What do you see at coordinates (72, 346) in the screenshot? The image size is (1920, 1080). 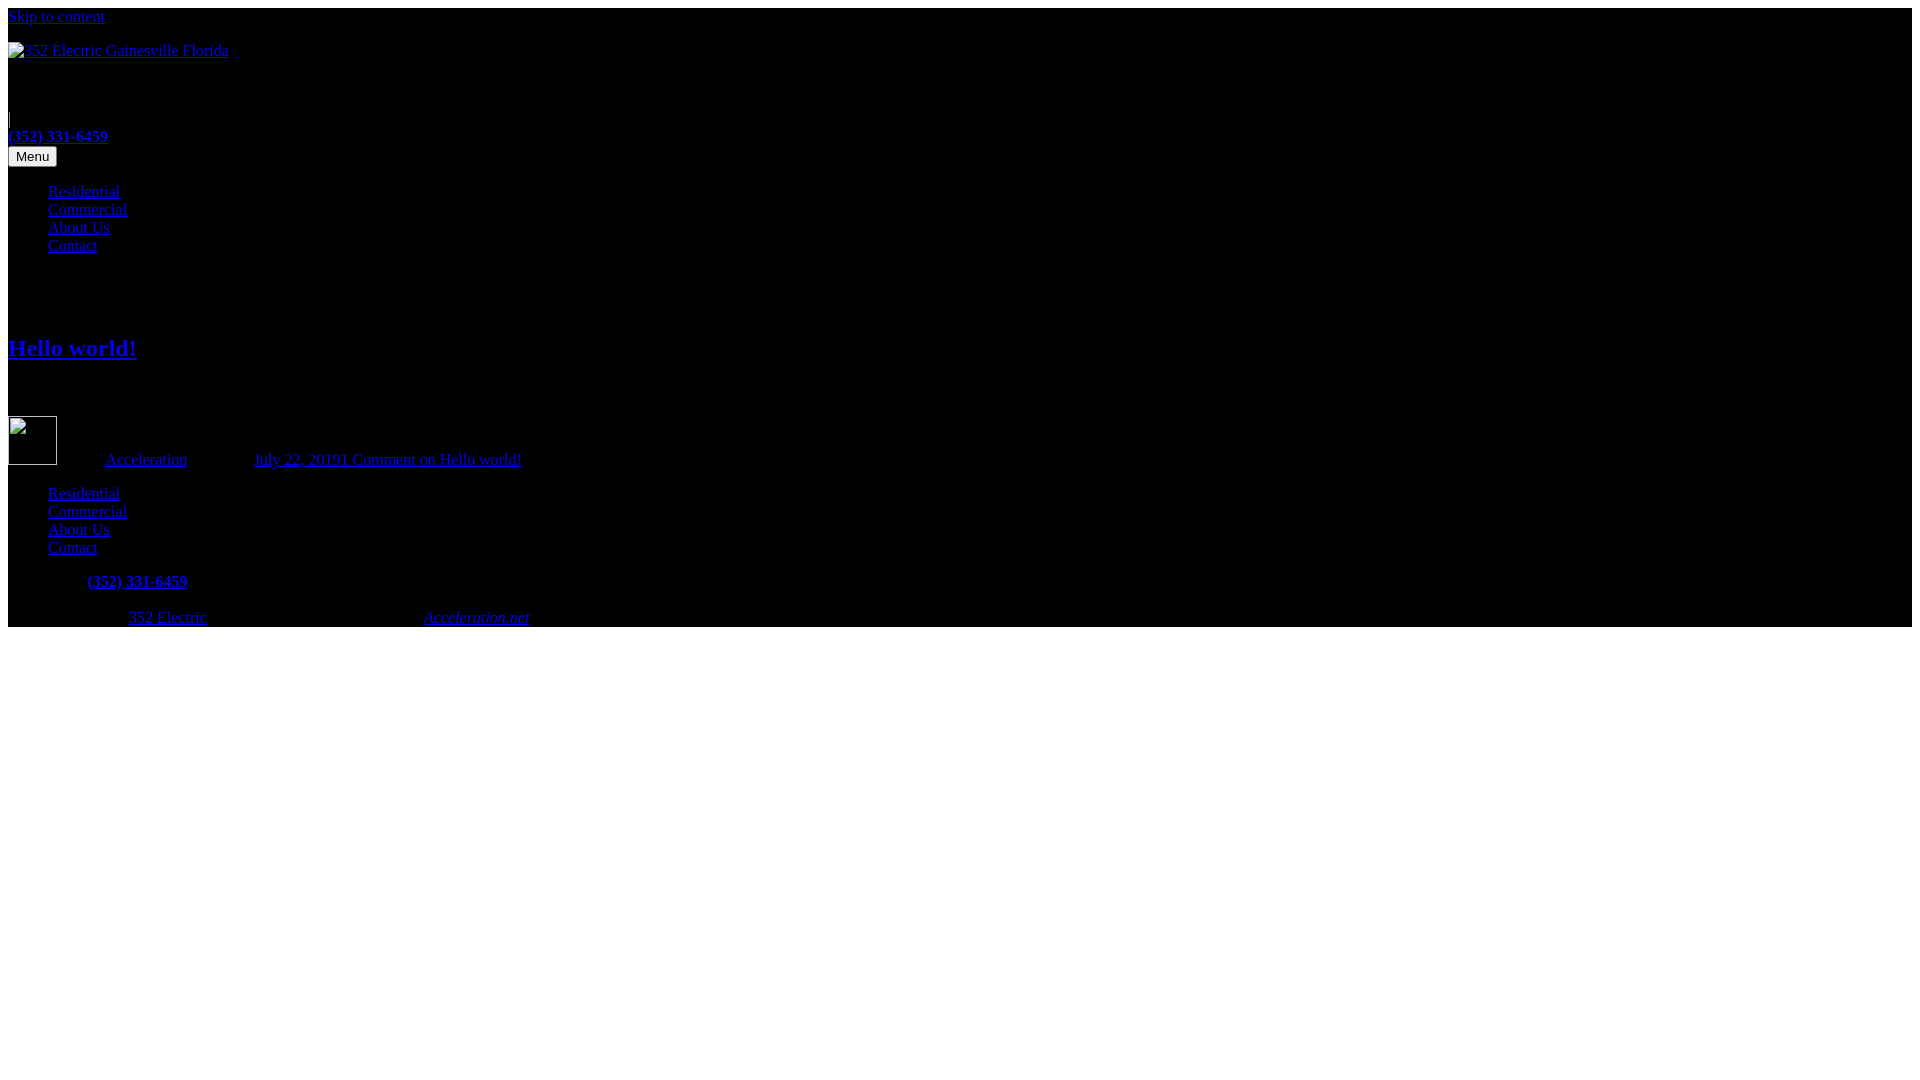 I see `'Hello world!'` at bounding box center [72, 346].